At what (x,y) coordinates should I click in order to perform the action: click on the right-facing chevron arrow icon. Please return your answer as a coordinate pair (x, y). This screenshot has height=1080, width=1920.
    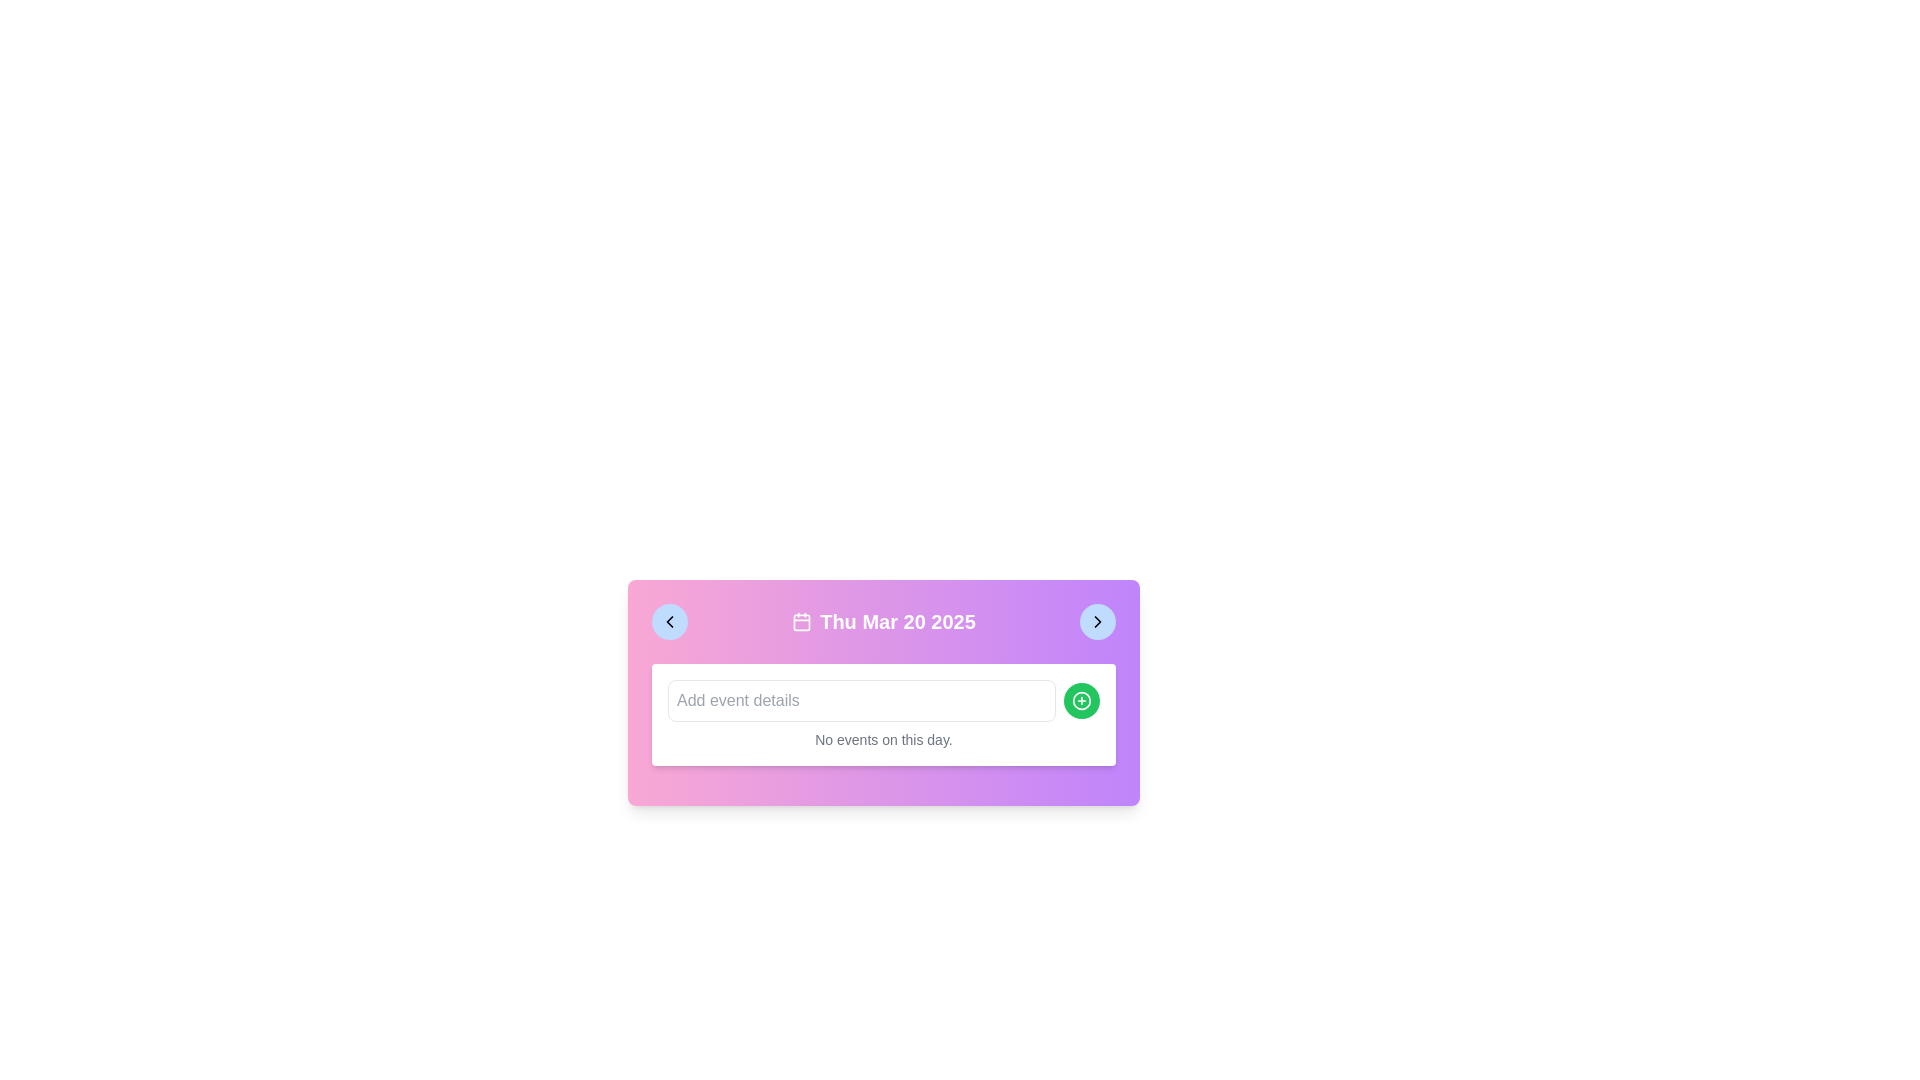
    Looking at the image, I should click on (1097, 620).